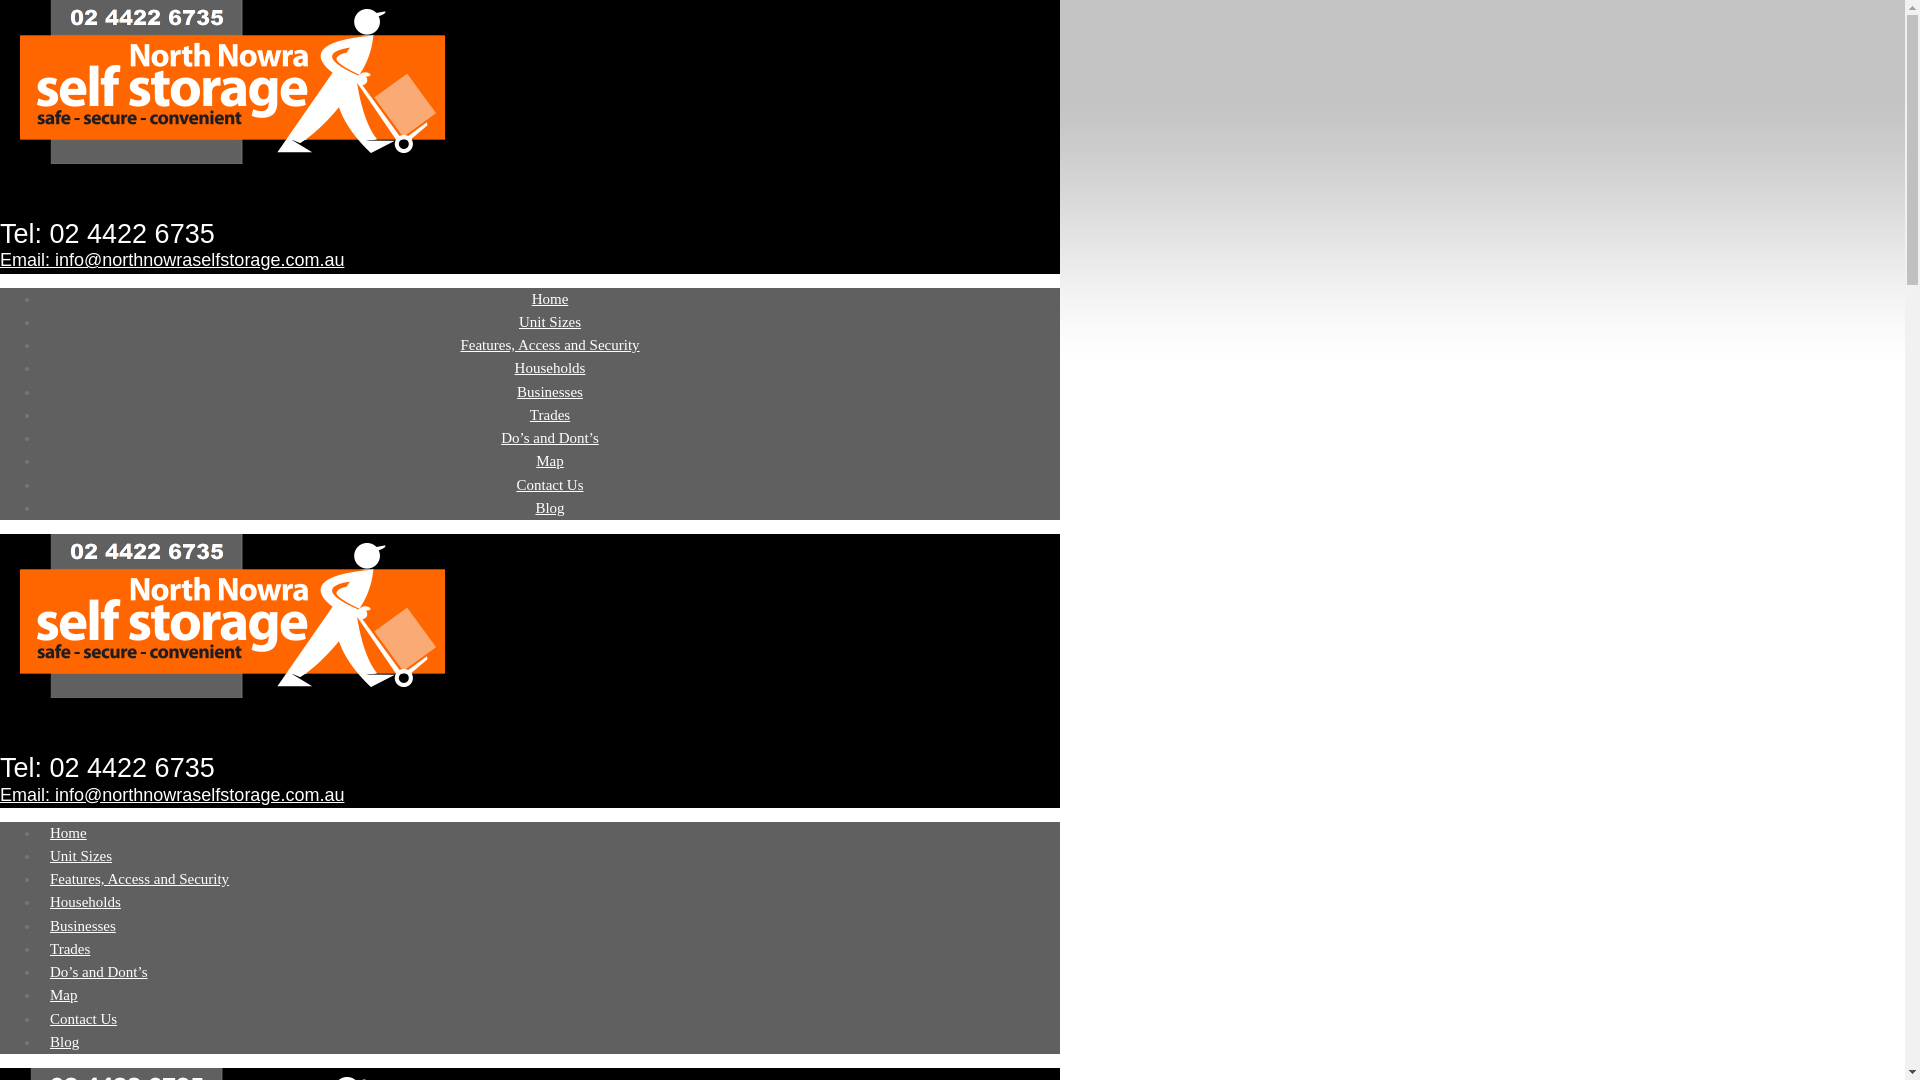 The width and height of the screenshot is (1920, 1080). What do you see at coordinates (550, 414) in the screenshot?
I see `'Trades'` at bounding box center [550, 414].